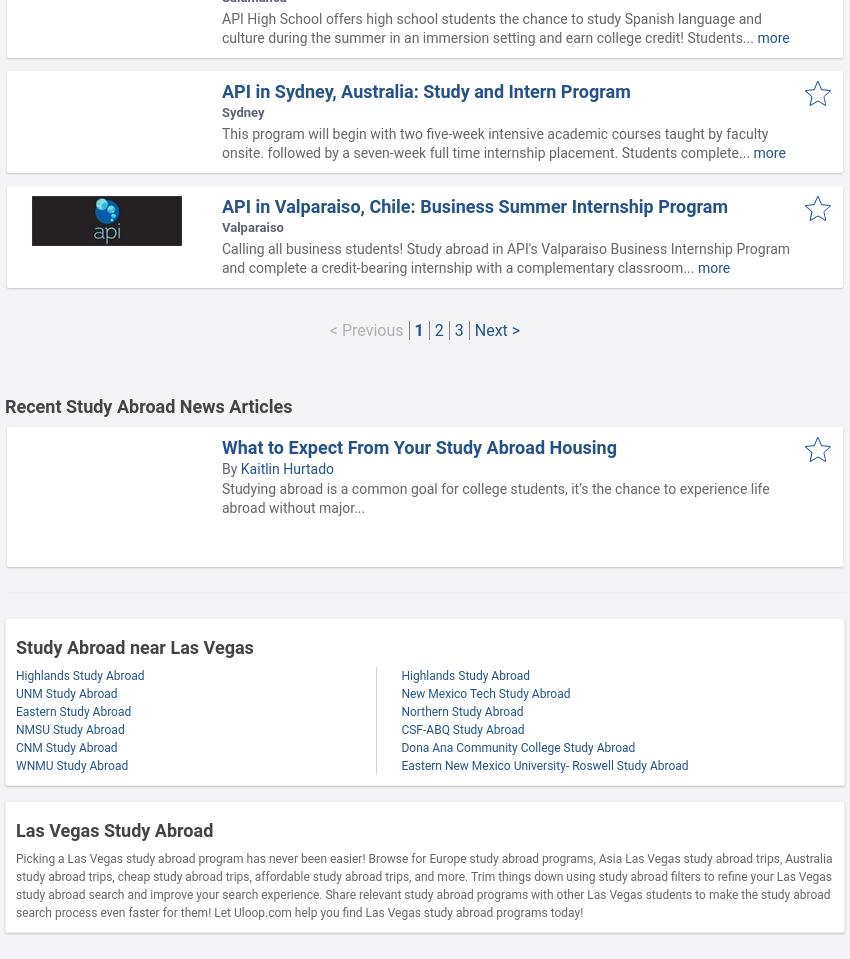 The image size is (850, 959). What do you see at coordinates (423, 885) in the screenshot?
I see `'Picking a Las Vegas study abroad program has never been easier! Browse for Europe study 
                    abroad programs, Asia Las Vegas study abroad trips, Australia study abroad trips, cheap 
                    study abroad trips, affordable study abroad trips, and more. Trim things down using study abroad 
                    filters to refine your Las Vegas study abroad search and improve your search experience. 
                    Share relevant study abroad programs with other Las Vegas students to make the study abroad 
                    search process even faster for them! Let Uloop.com help you find Las Vegas study abroad 
                    programs today!'` at bounding box center [423, 885].